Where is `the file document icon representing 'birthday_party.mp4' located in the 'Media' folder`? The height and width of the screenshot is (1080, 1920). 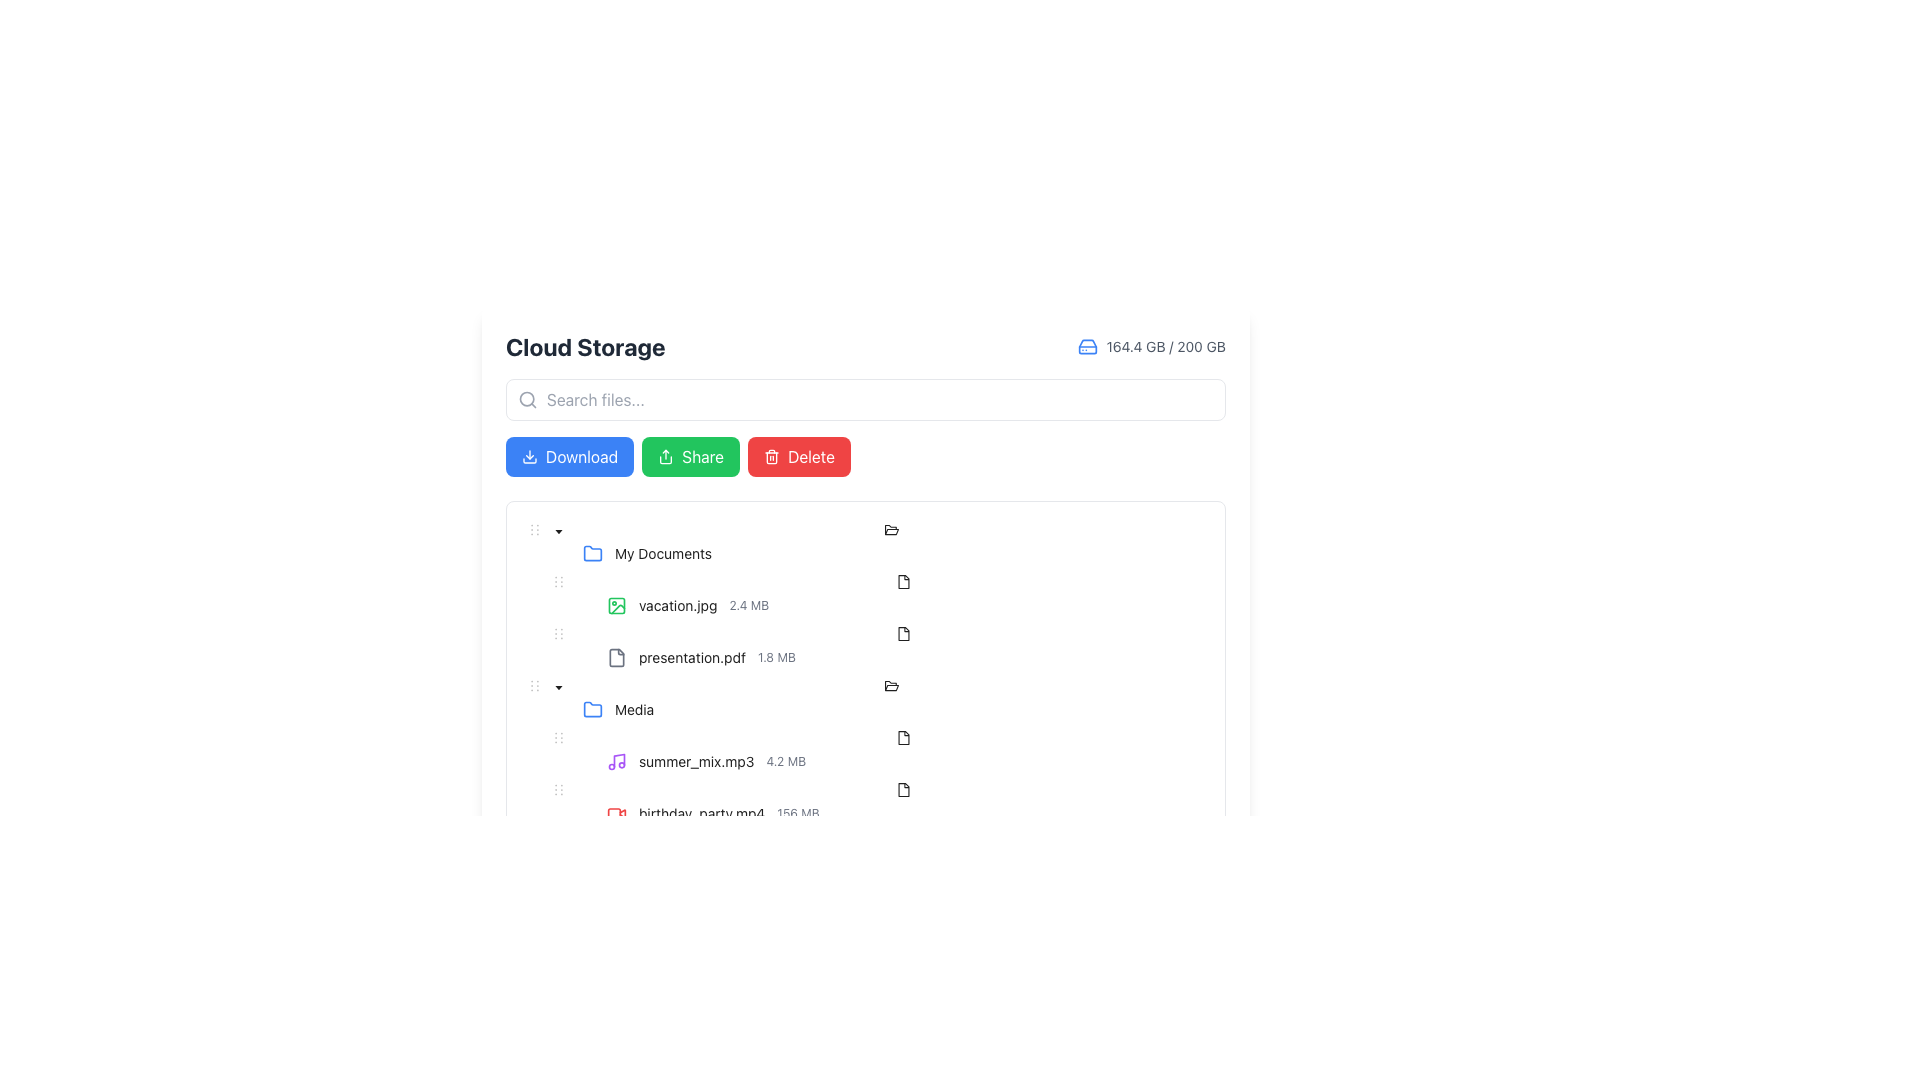 the file document icon representing 'birthday_party.mp4' located in the 'Media' folder is located at coordinates (902, 788).